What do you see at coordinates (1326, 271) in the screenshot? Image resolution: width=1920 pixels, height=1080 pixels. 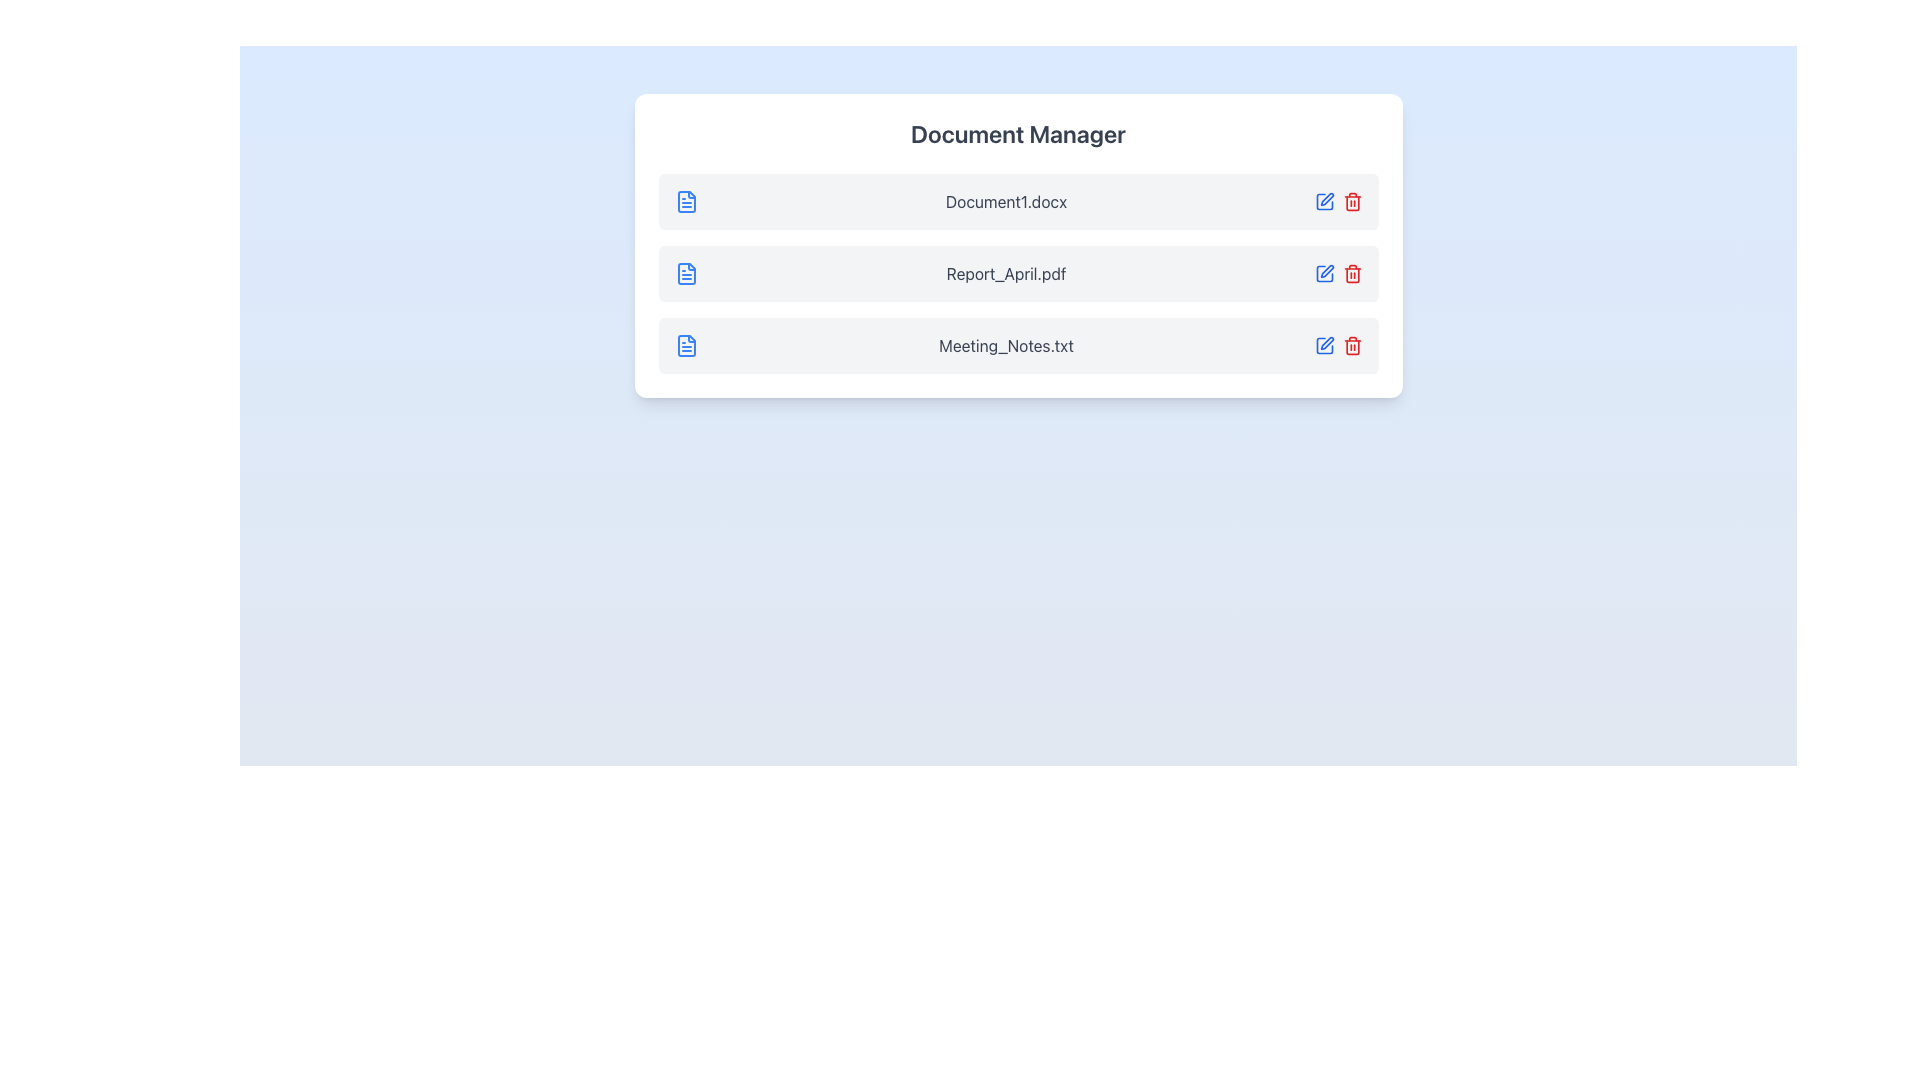 I see `the editing icon in the Document Manager interface` at bounding box center [1326, 271].